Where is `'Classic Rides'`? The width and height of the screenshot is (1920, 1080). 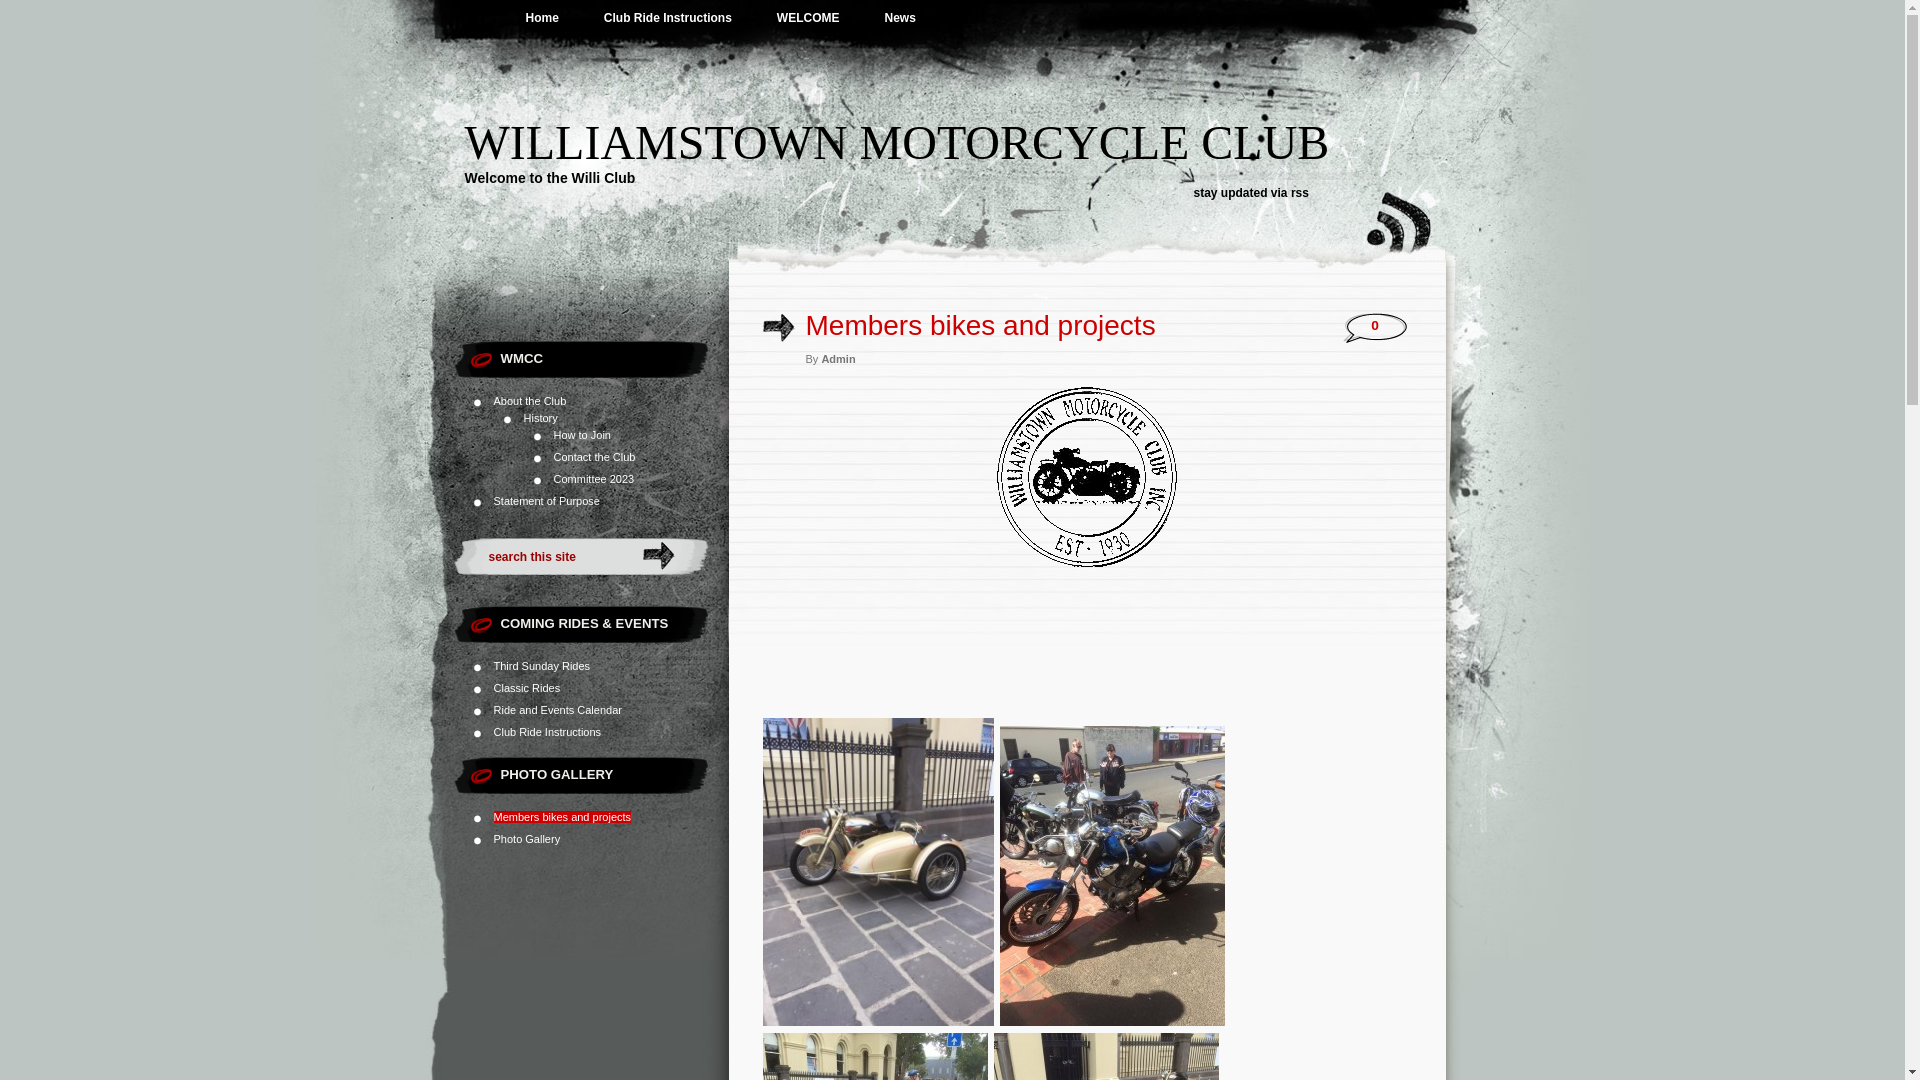 'Classic Rides' is located at coordinates (527, 686).